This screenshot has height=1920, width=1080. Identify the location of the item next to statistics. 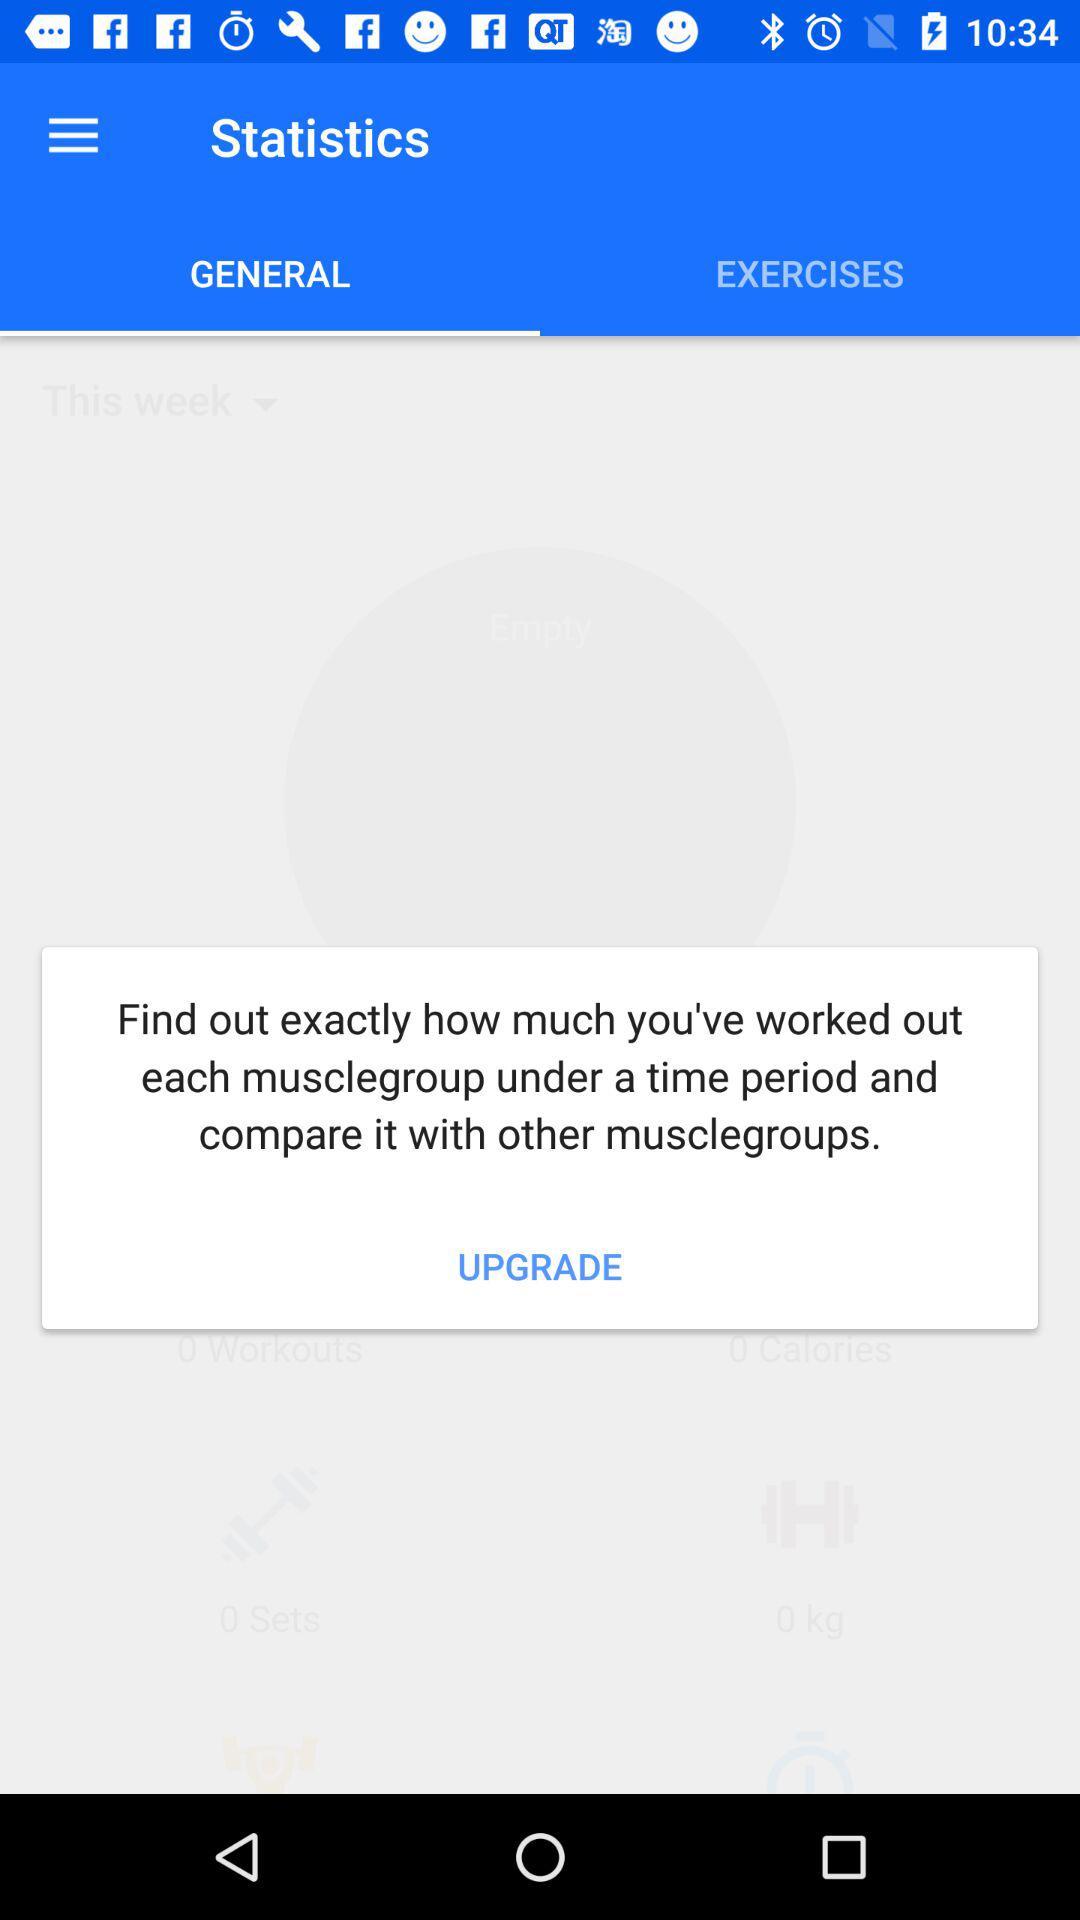
(72, 135).